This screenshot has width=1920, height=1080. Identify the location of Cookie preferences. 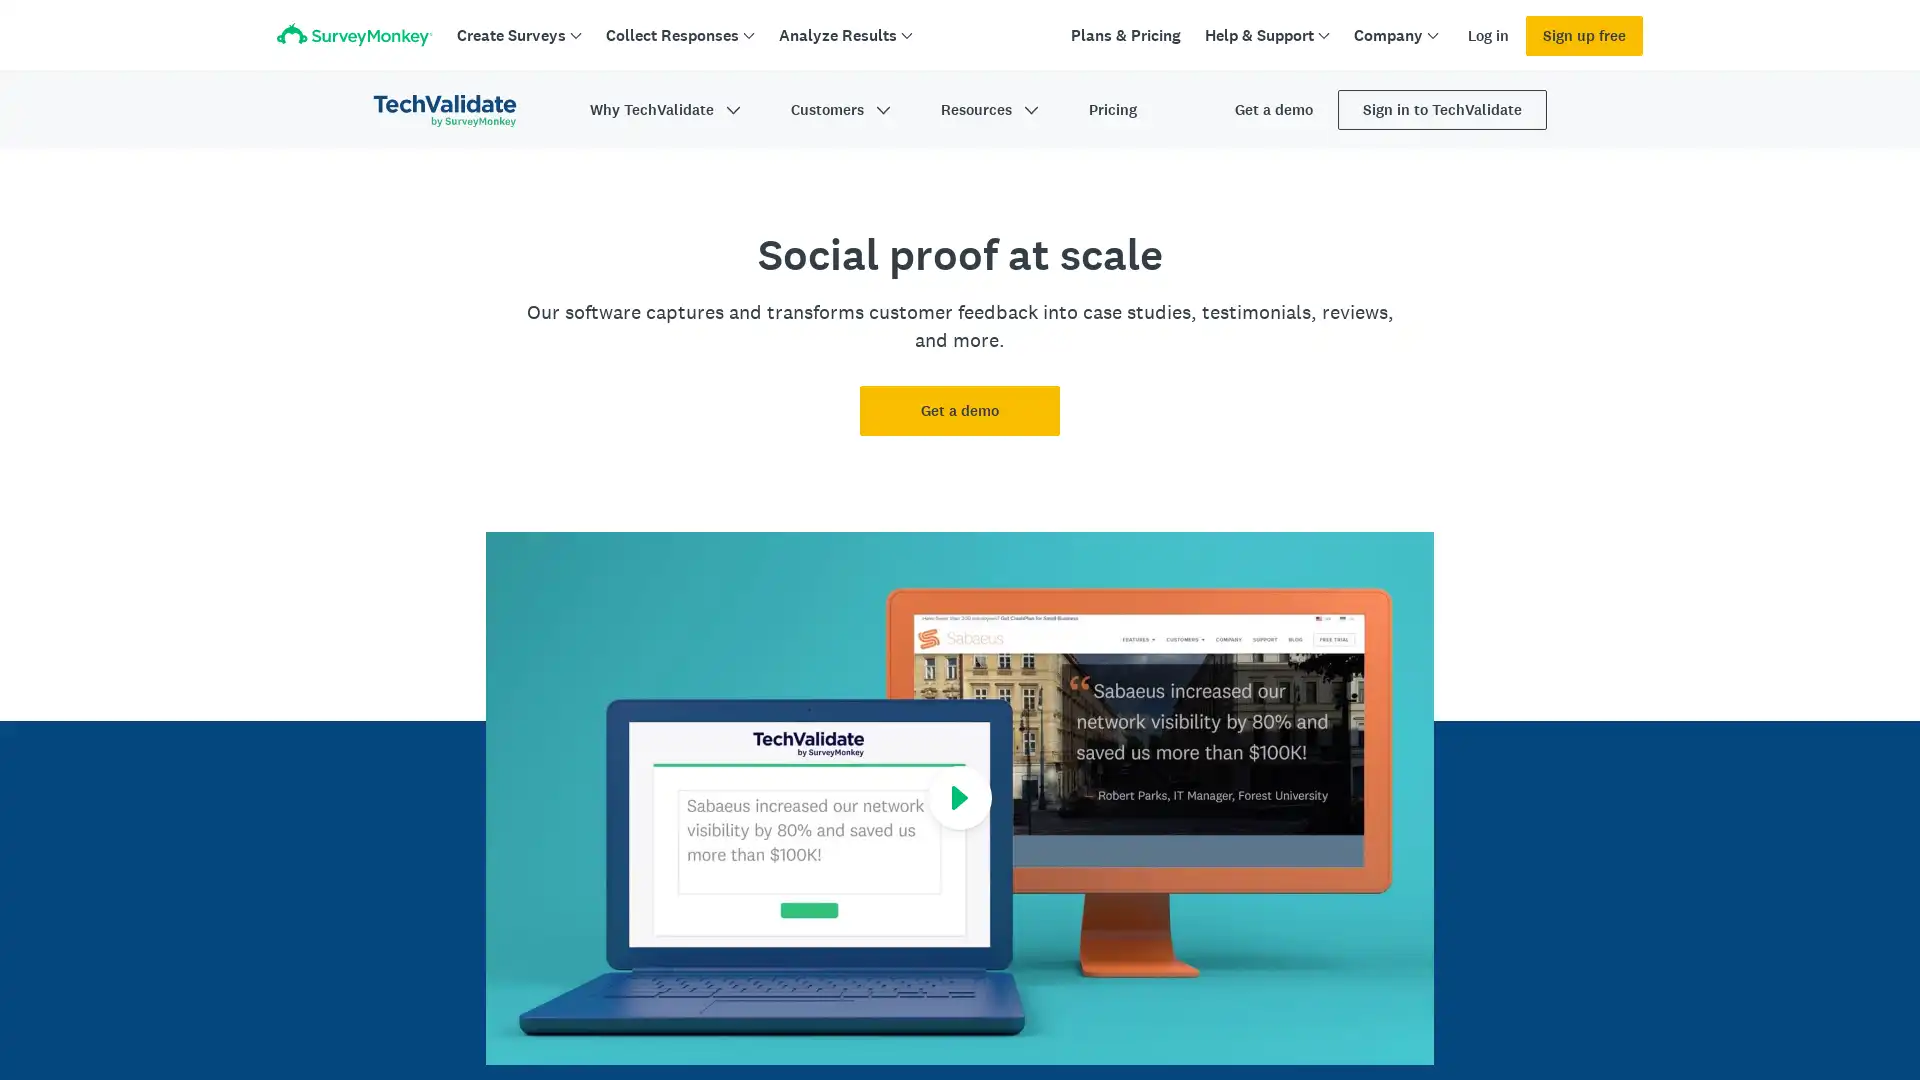
(1395, 1009).